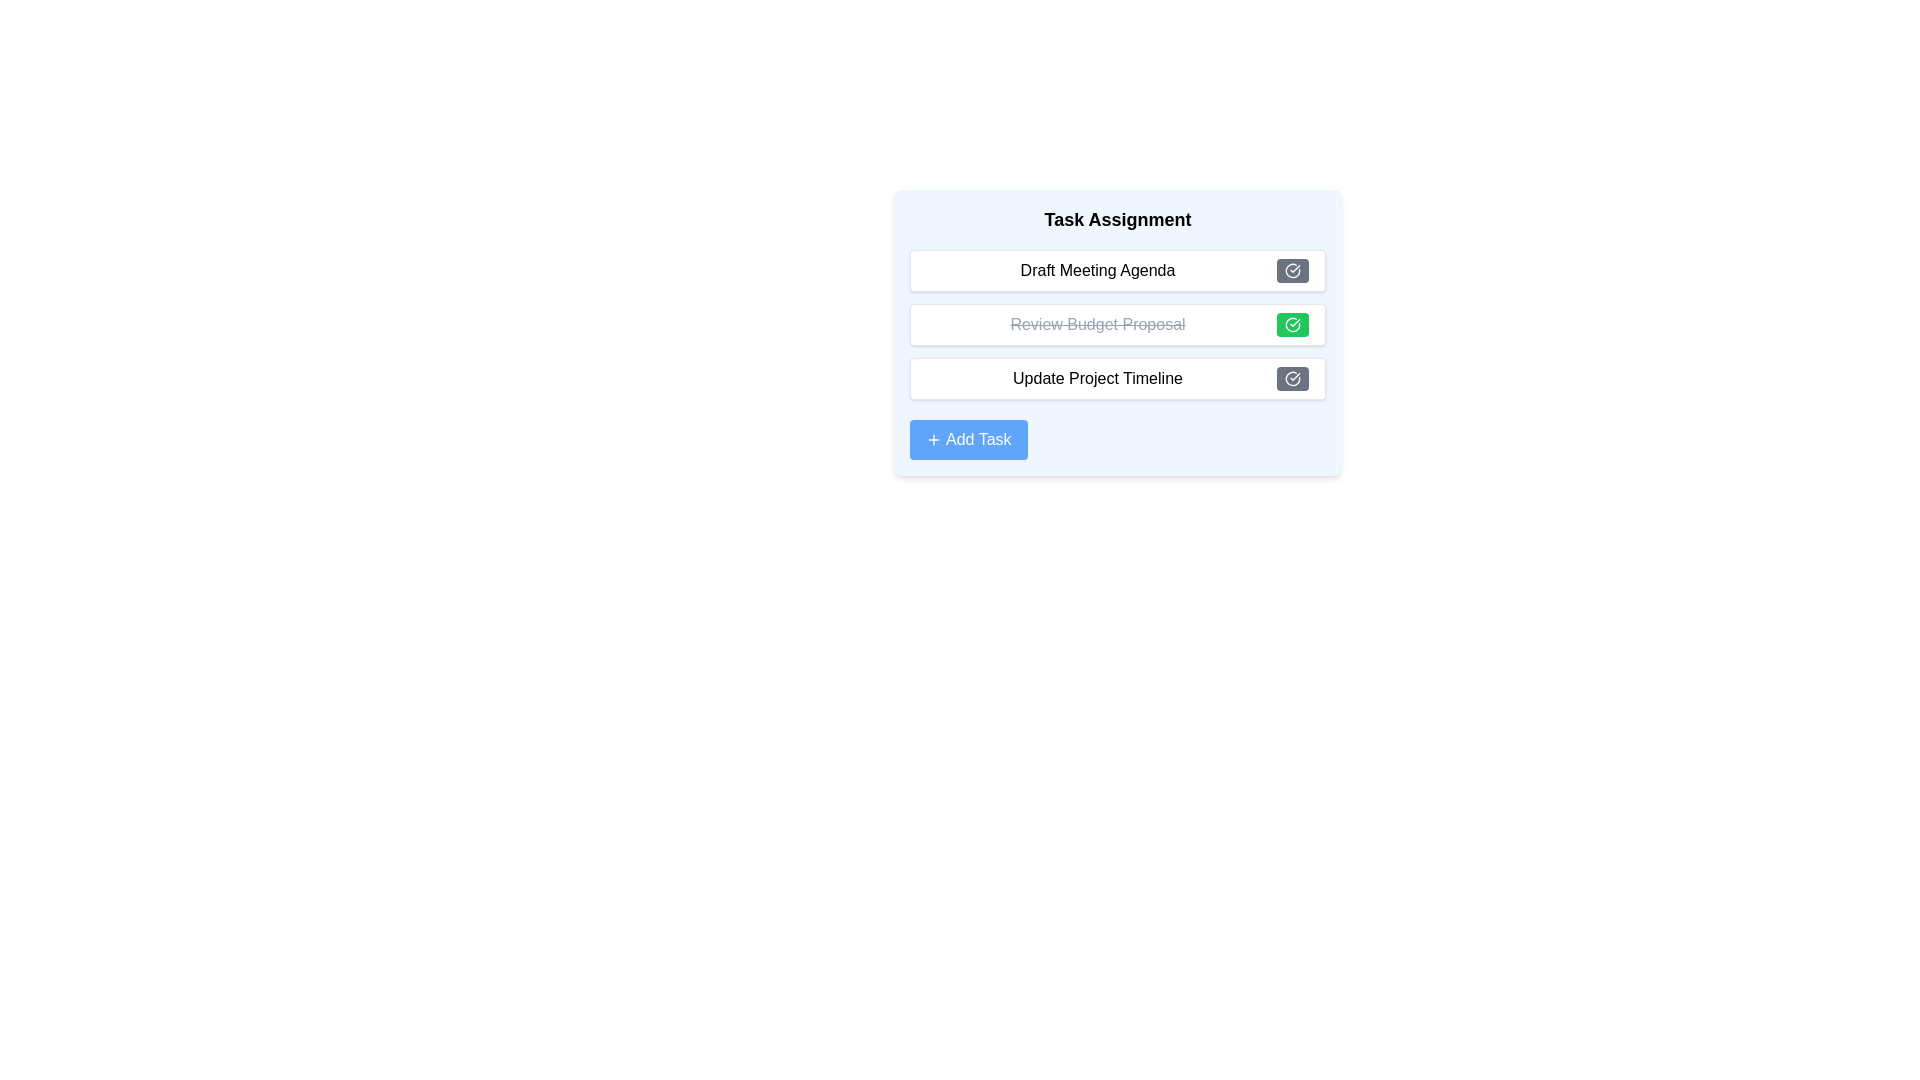 This screenshot has height=1080, width=1920. Describe the element at coordinates (1292, 323) in the screenshot. I see `toggle button for the task identified by Review Budget Proposal` at that location.